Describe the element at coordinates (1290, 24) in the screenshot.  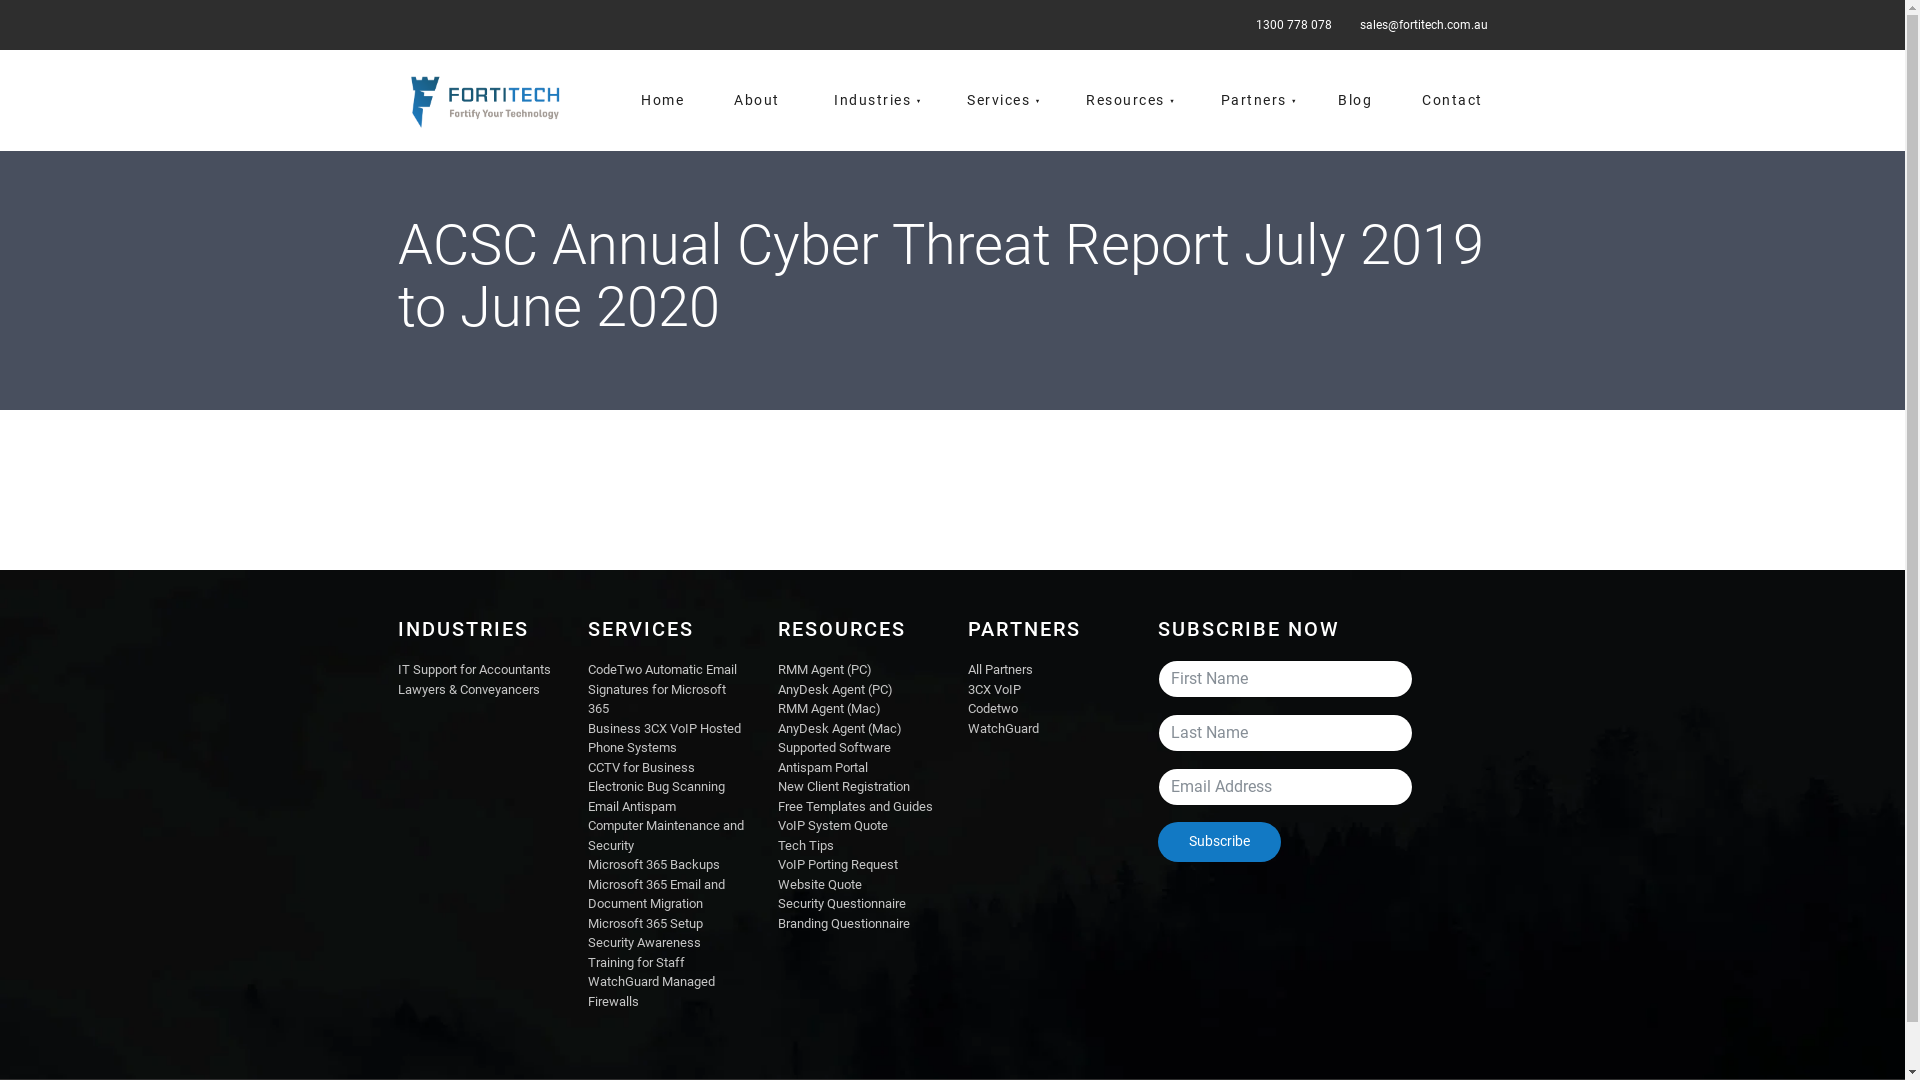
I see `'1300 778 078'` at that location.